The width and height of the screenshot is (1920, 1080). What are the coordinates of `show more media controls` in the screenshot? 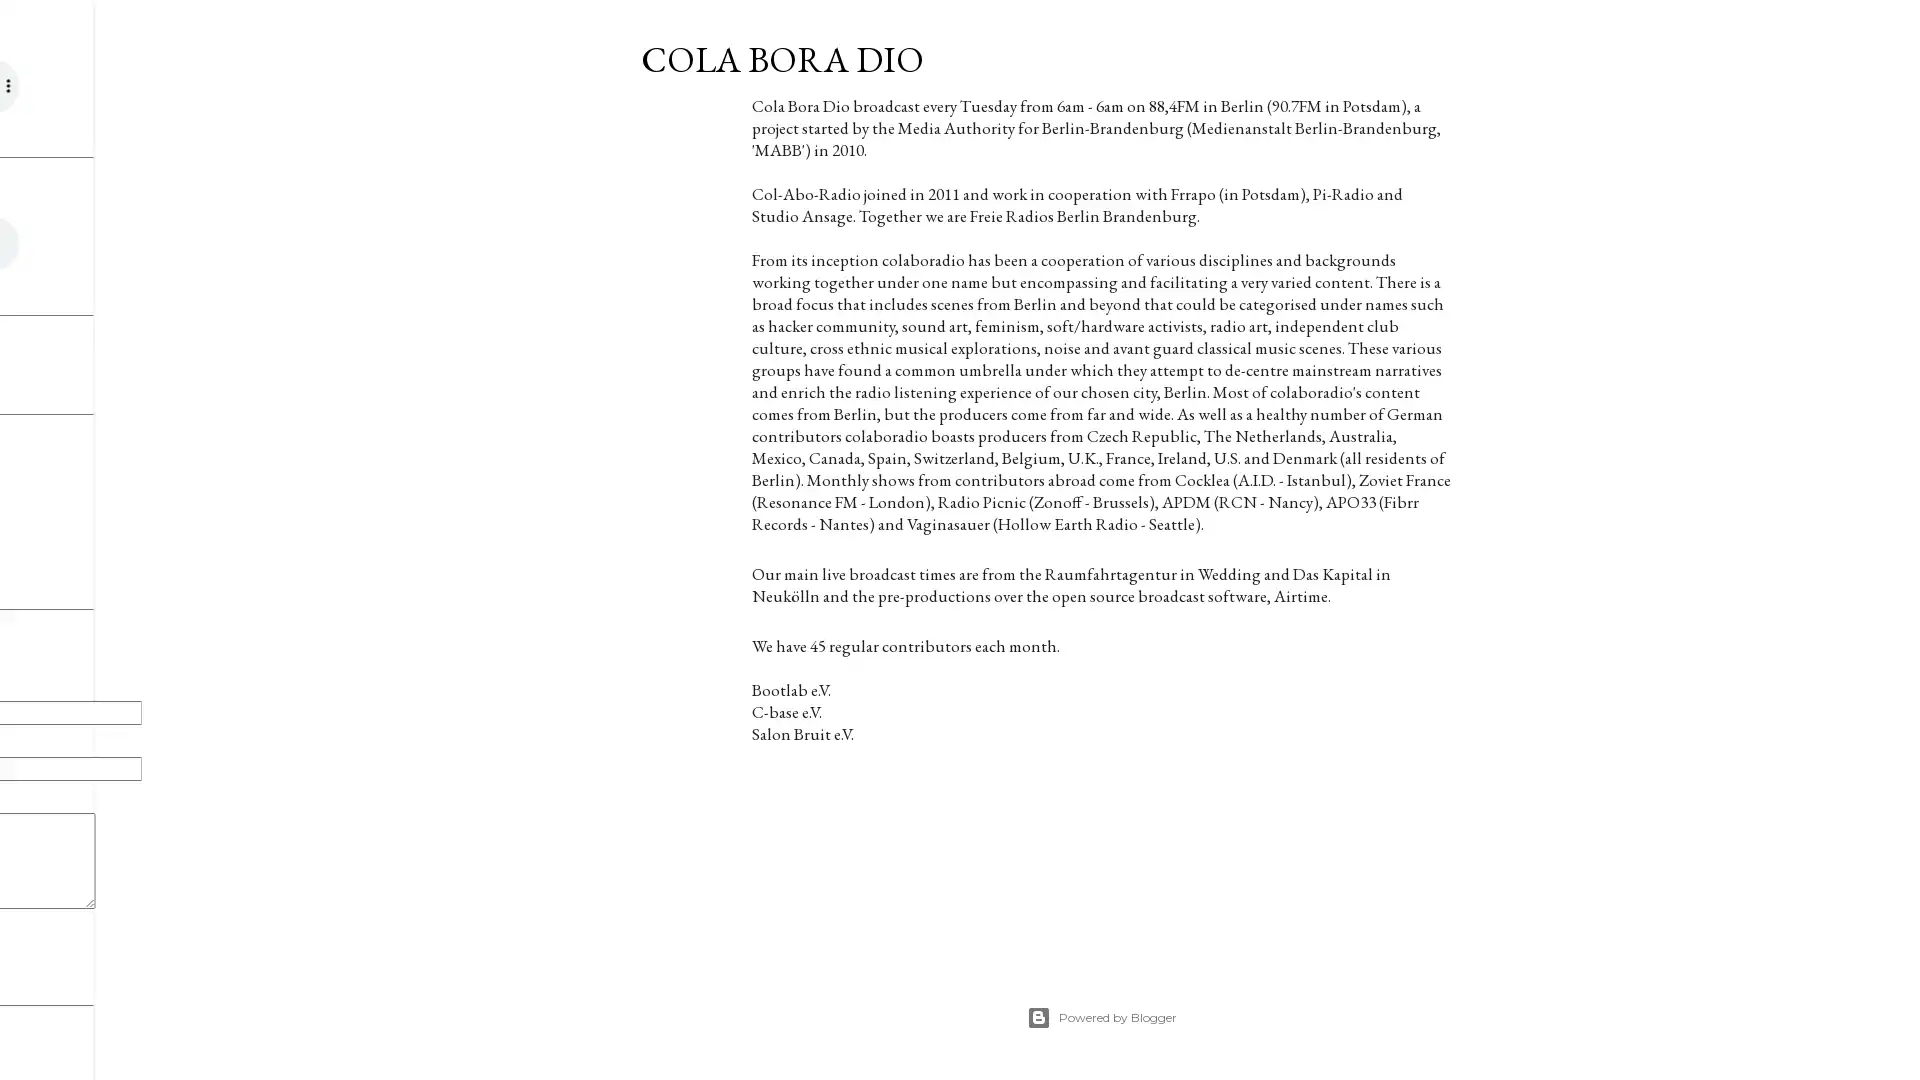 It's located at (198, 84).